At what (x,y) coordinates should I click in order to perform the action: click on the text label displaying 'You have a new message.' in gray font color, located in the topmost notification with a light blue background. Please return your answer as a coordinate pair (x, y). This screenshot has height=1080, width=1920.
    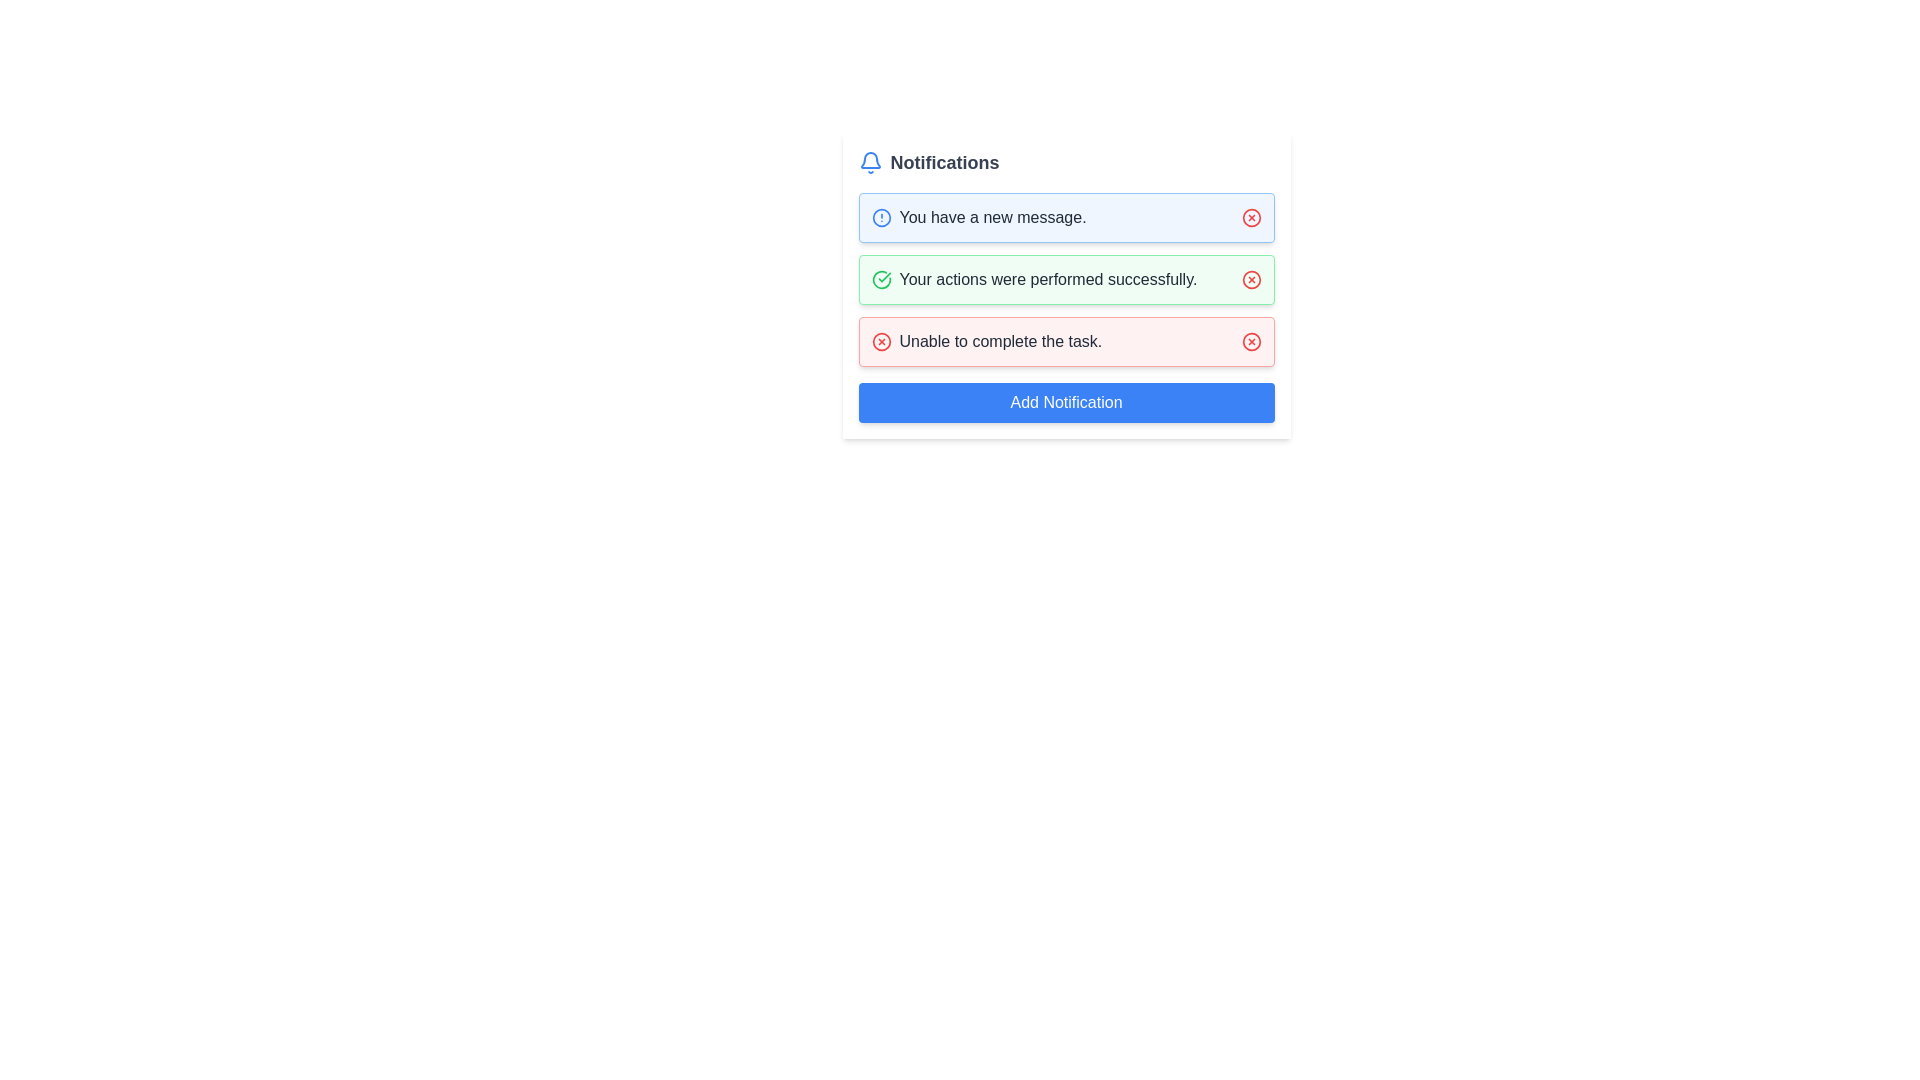
    Looking at the image, I should click on (993, 218).